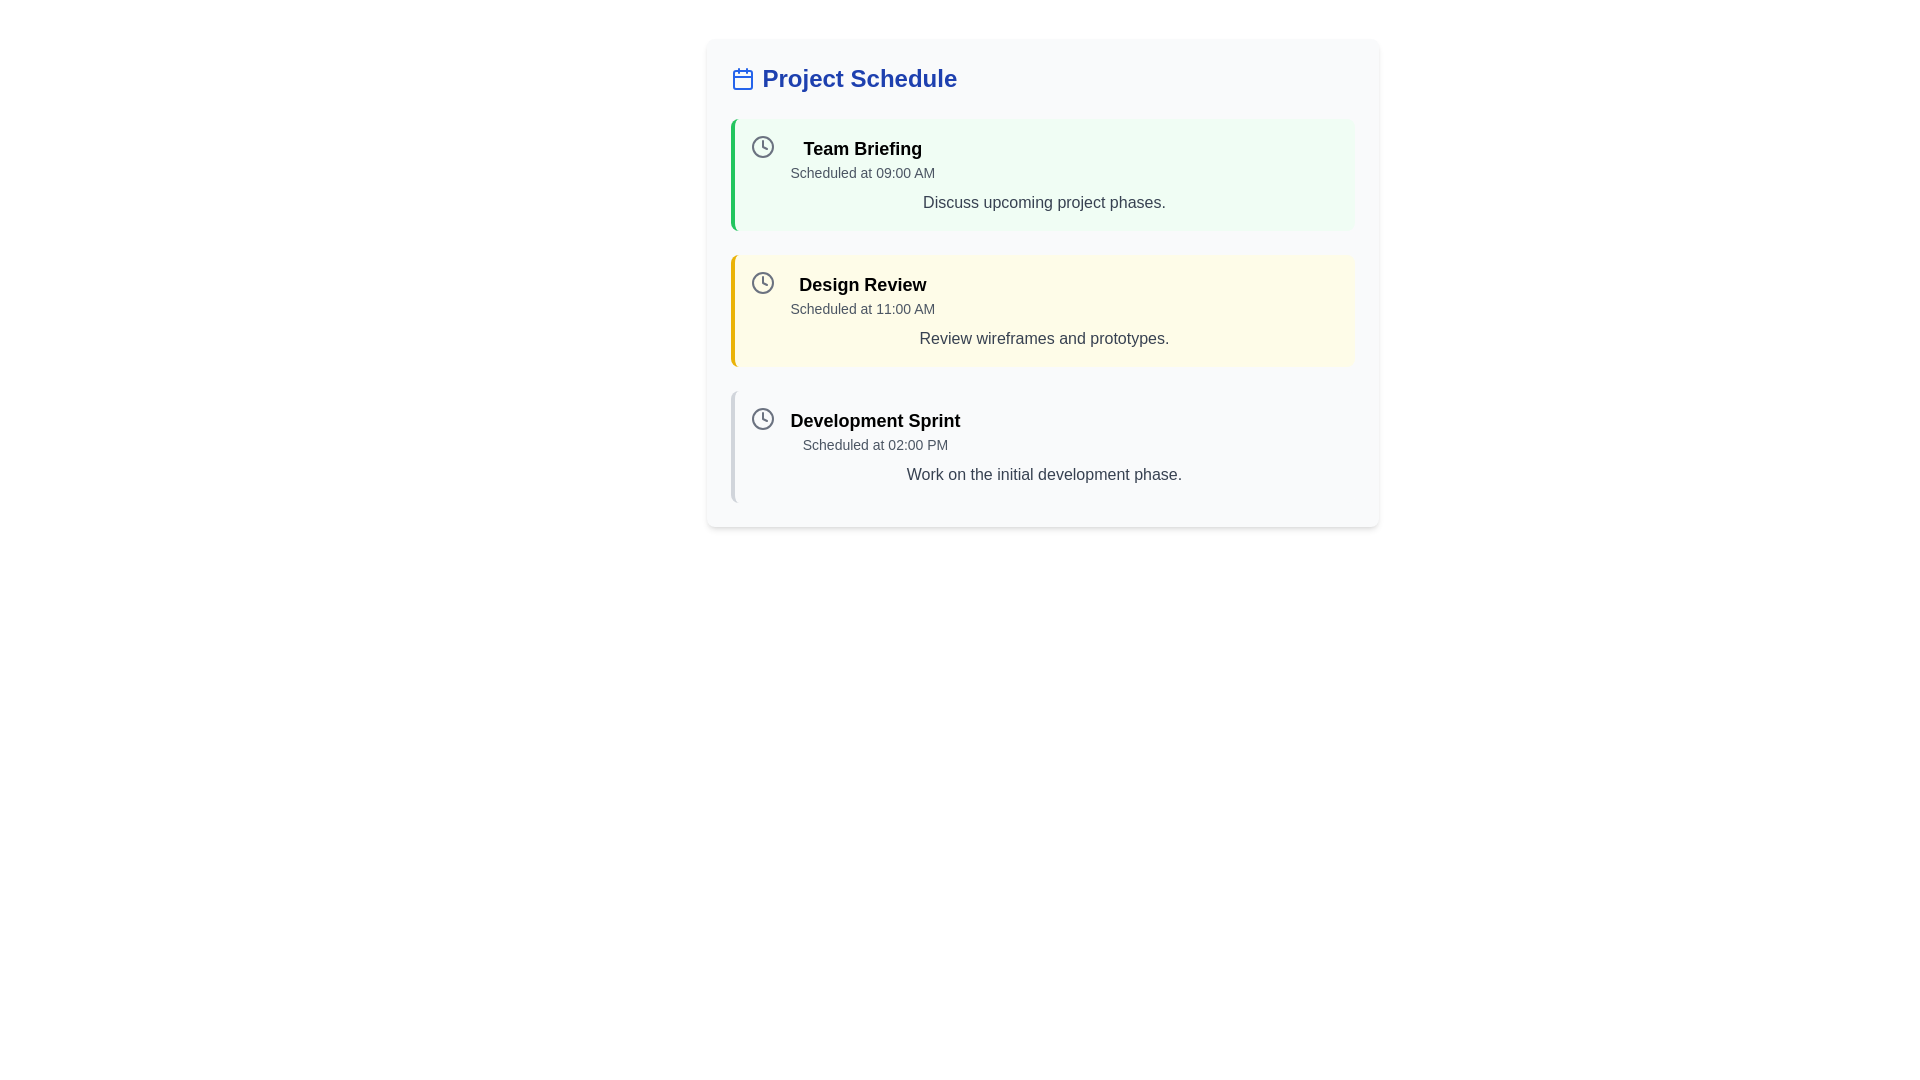 The image size is (1920, 1080). I want to click on the icon indicating the scheduled event time for '09:00 AM' next to the 'Team Briefing' text, so click(761, 145).